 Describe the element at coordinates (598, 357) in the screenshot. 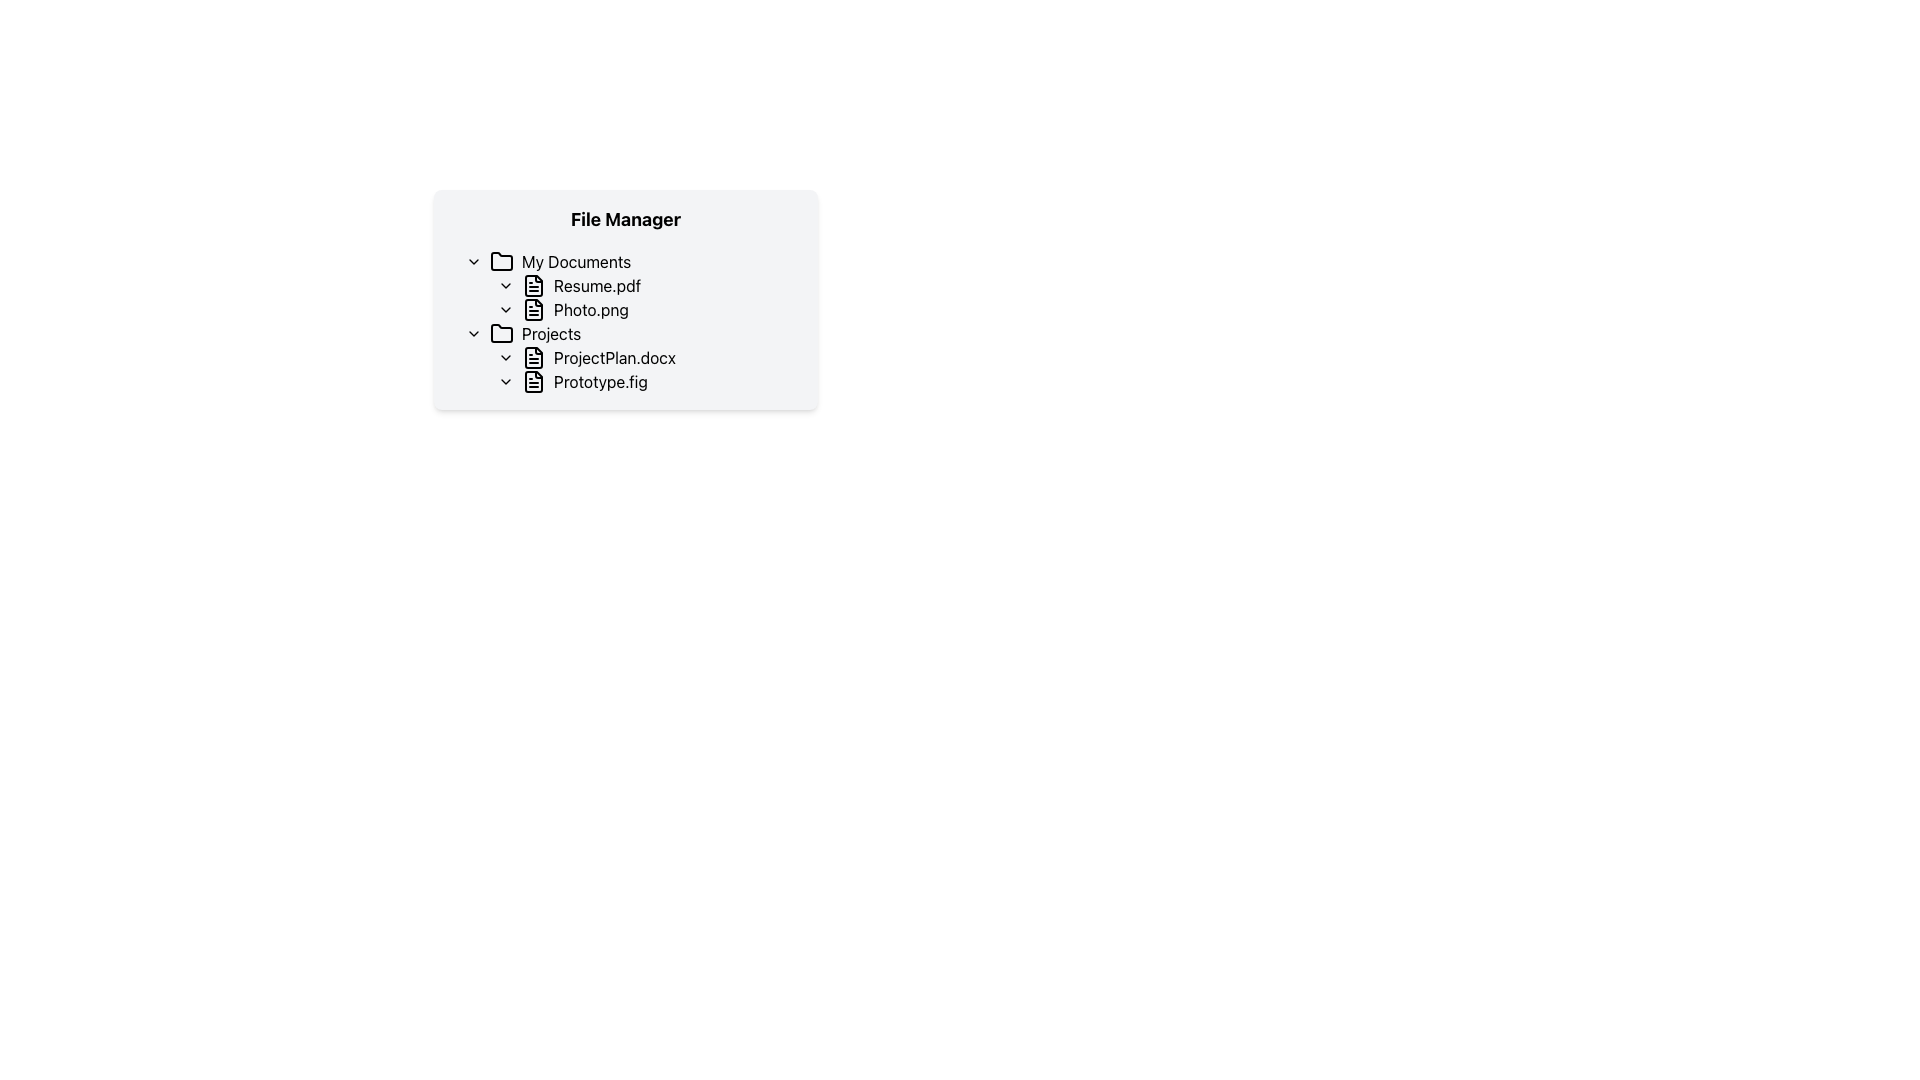

I see `the text label 'ProjectPlan.docx' with an accompanying document icon` at that location.